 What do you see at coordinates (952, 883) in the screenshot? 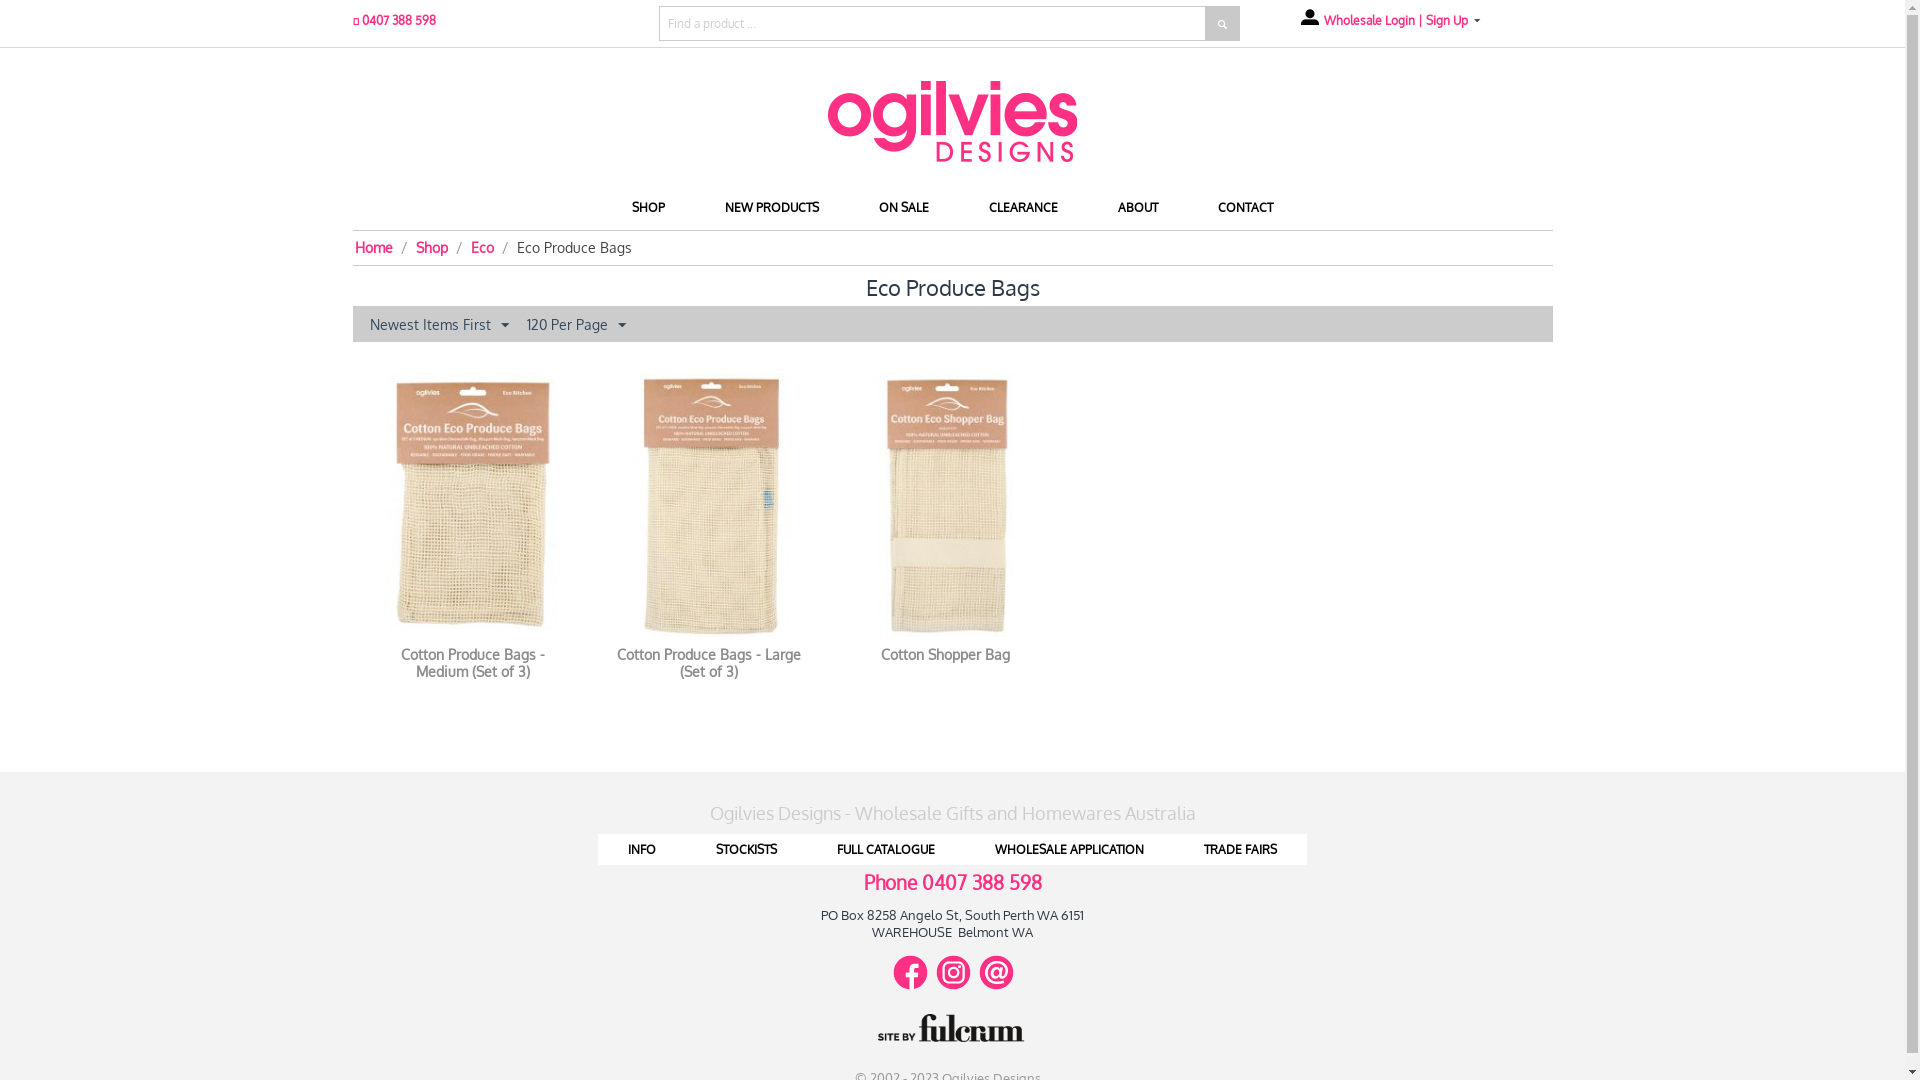
I see `'Phone 0407 388 598'` at bounding box center [952, 883].